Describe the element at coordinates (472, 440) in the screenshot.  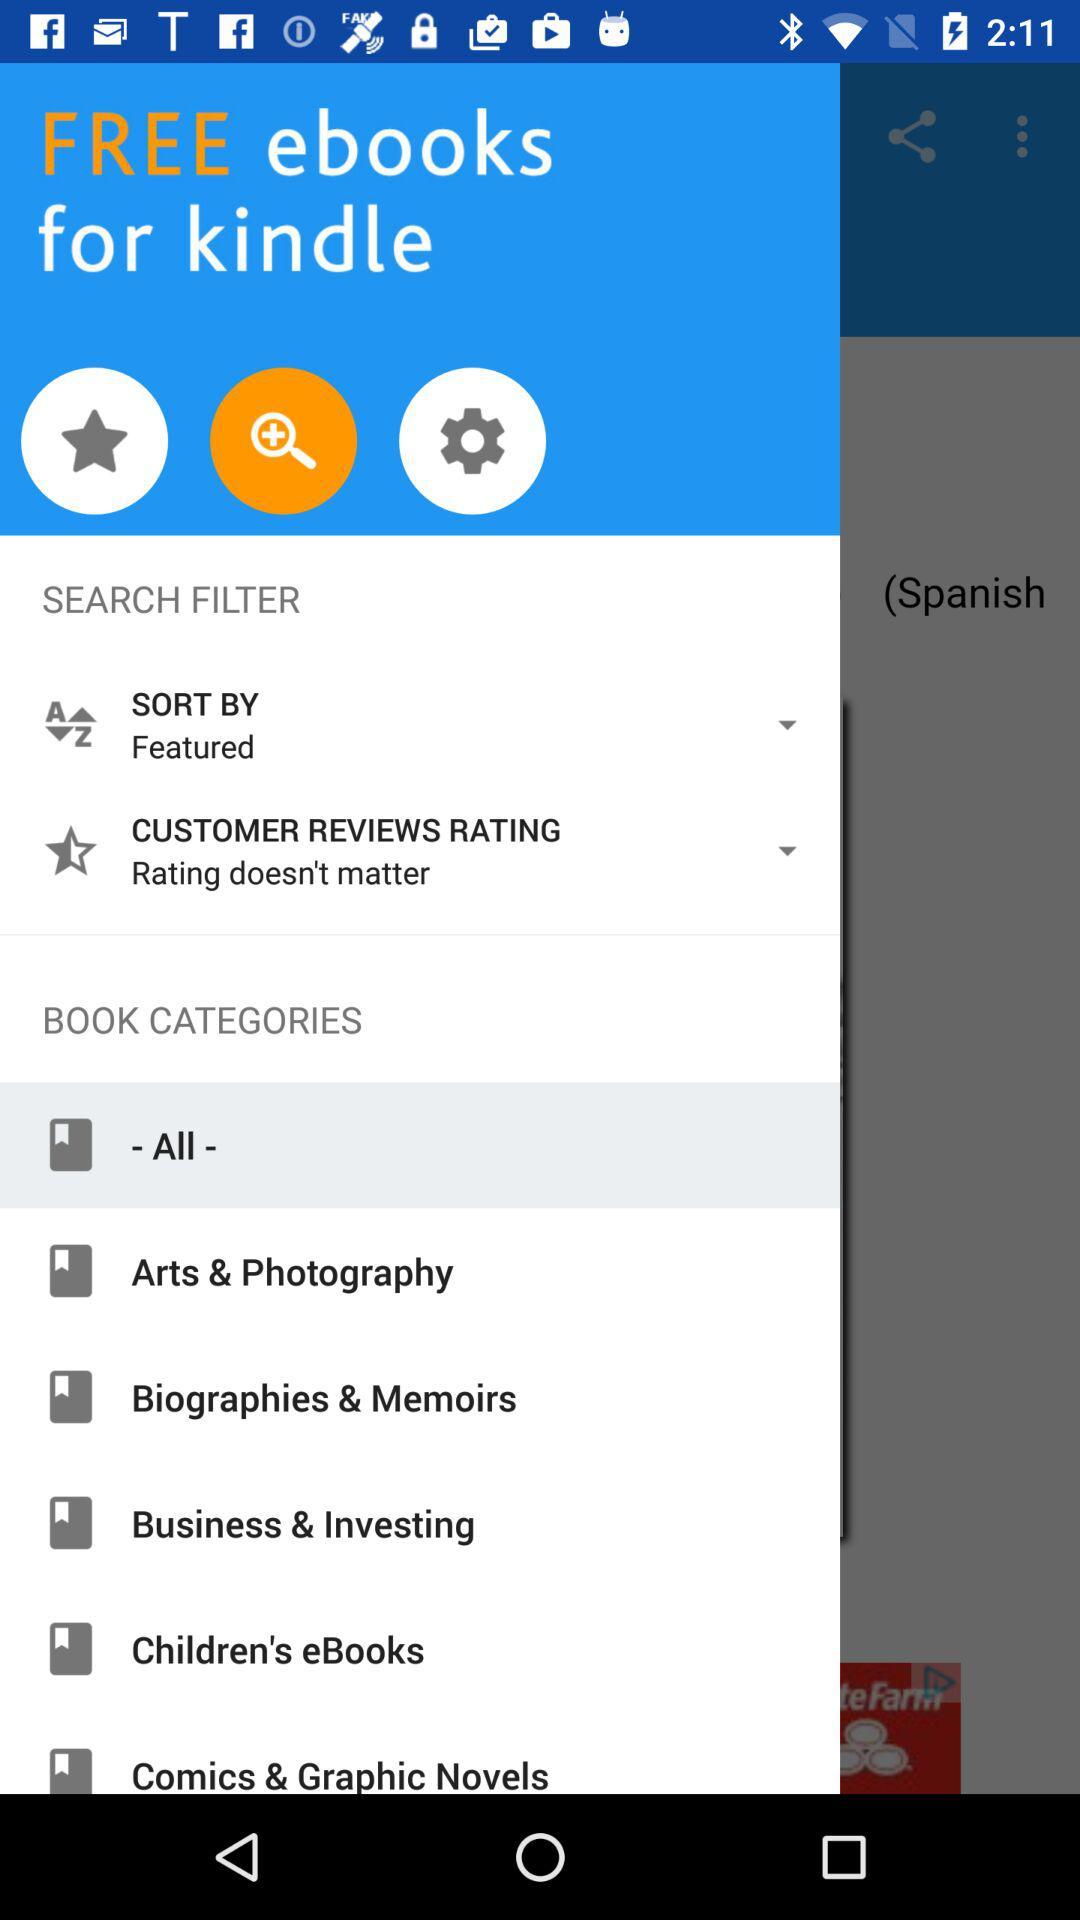
I see `setting` at that location.